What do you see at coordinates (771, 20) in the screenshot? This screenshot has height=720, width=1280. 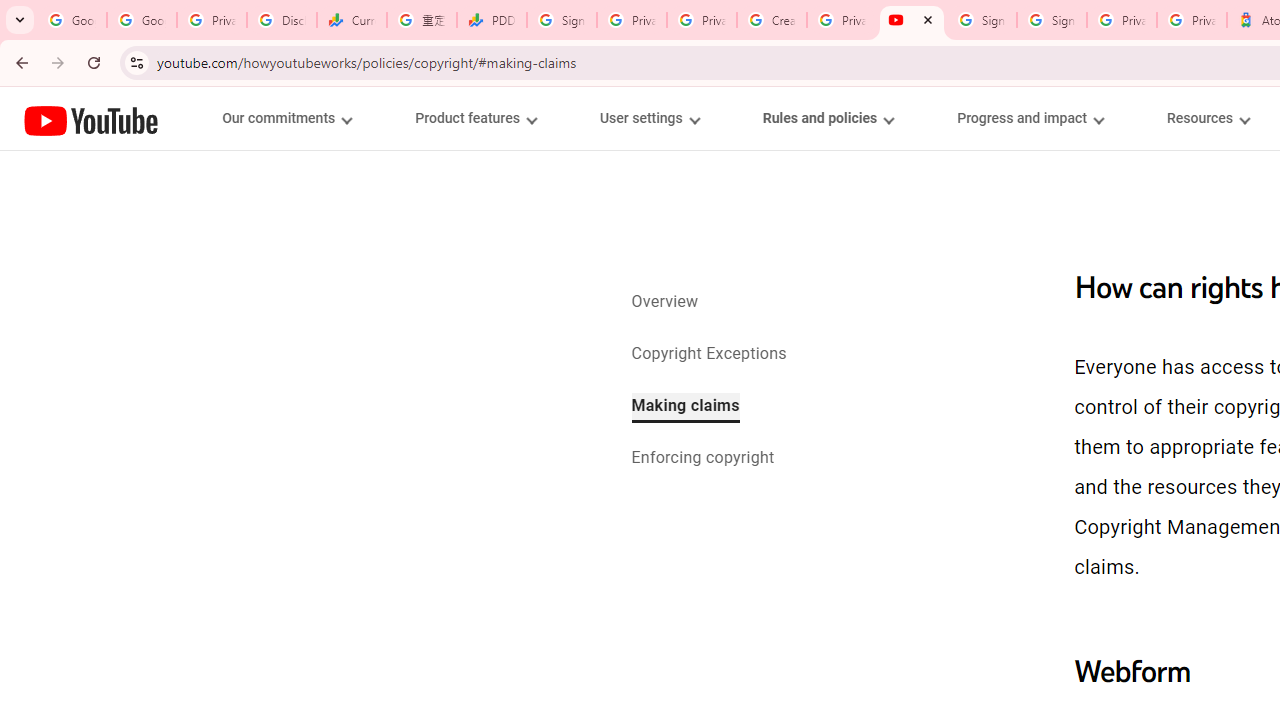 I see `'Create your Google Account'` at bounding box center [771, 20].